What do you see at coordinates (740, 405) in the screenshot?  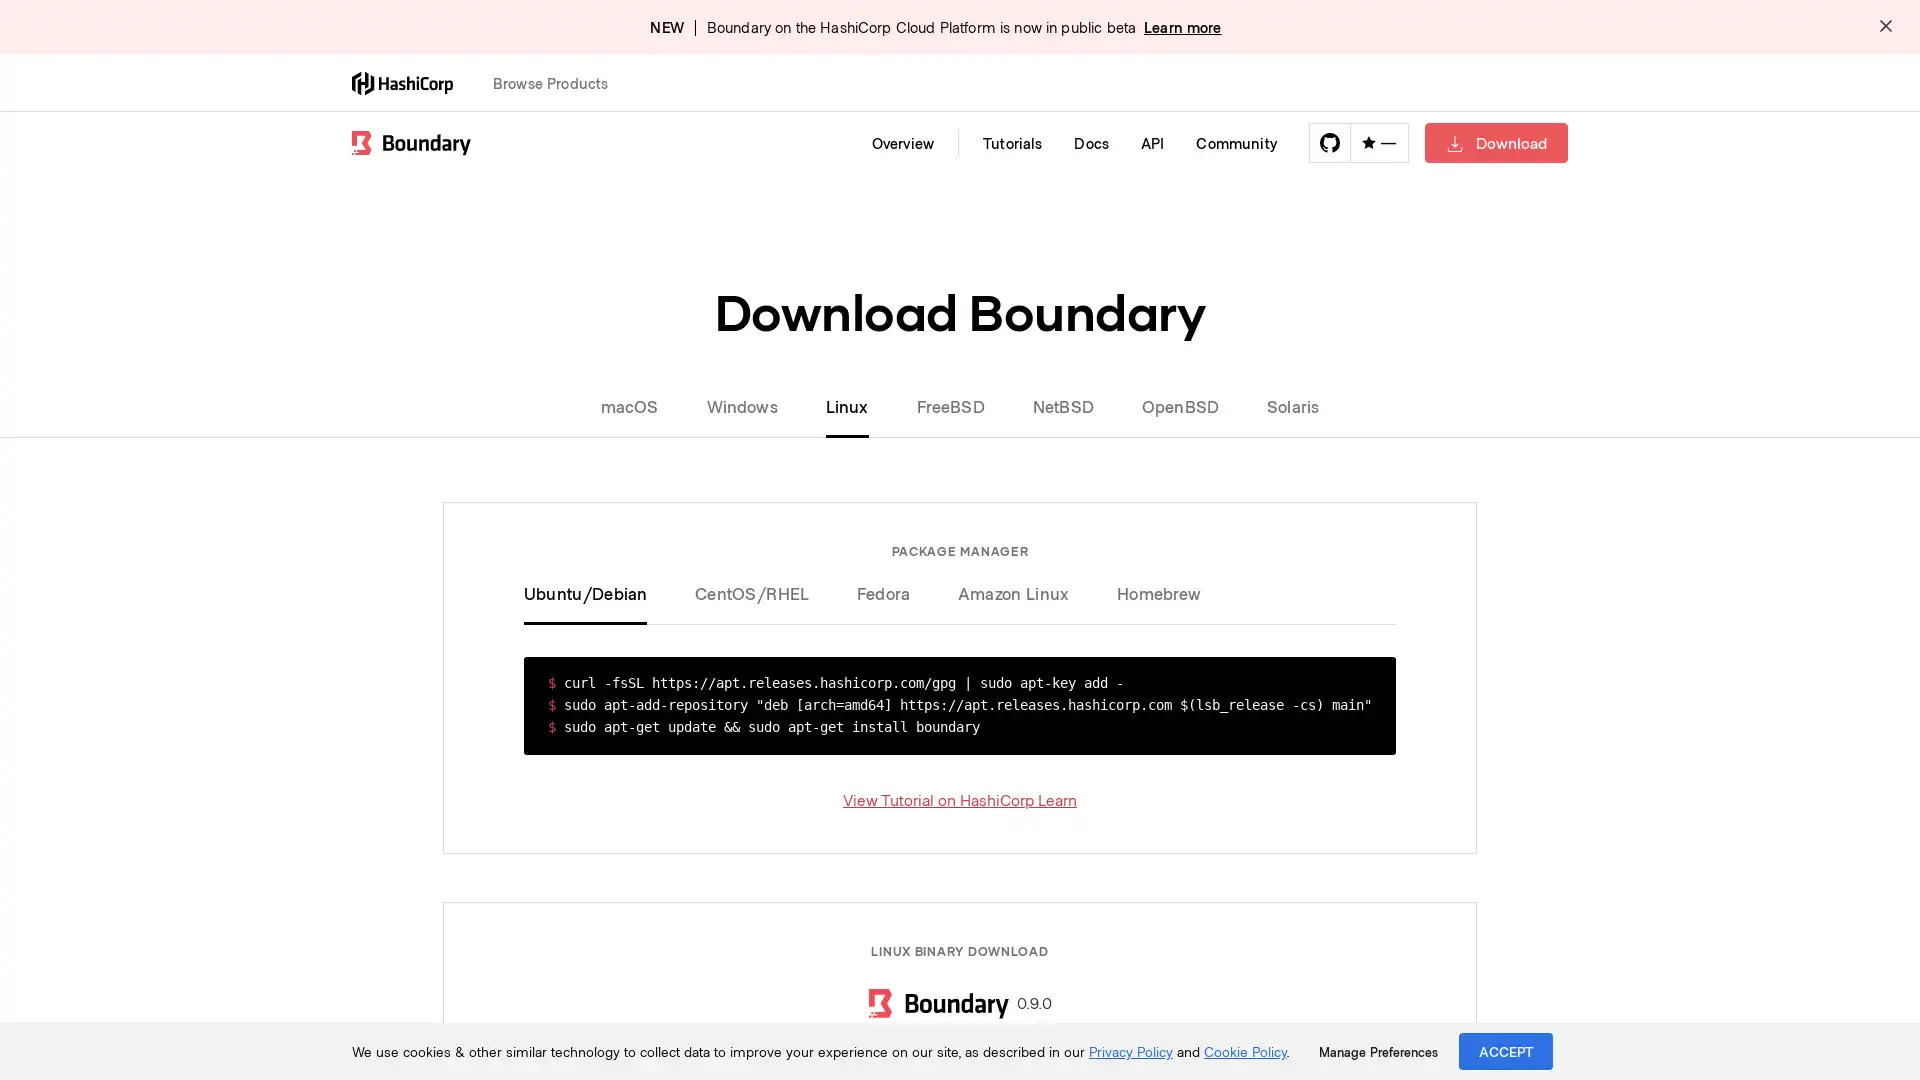 I see `Windows` at bounding box center [740, 405].